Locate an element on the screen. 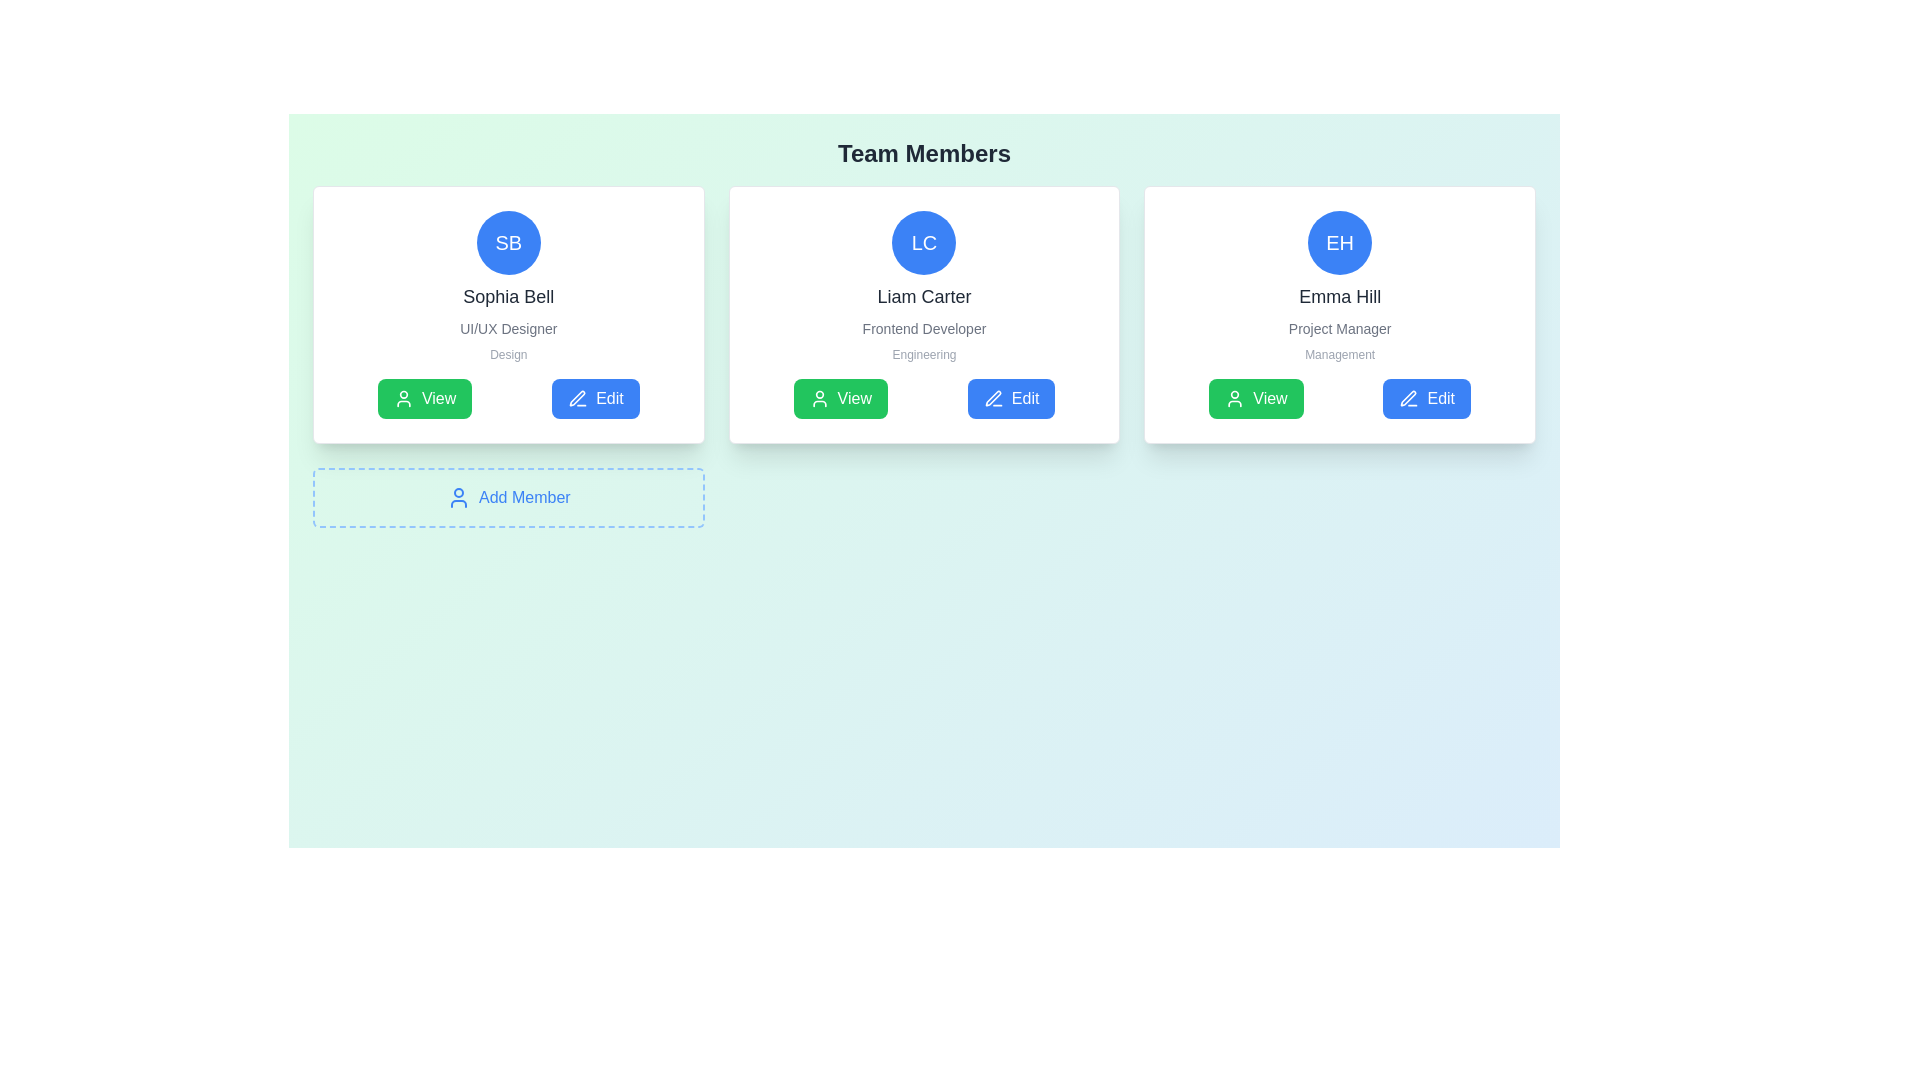  the Avatar or Profile Identifier for Emma Hill, which displays her initials 'EH', located above the text 'Emma Hill' is located at coordinates (1340, 242).